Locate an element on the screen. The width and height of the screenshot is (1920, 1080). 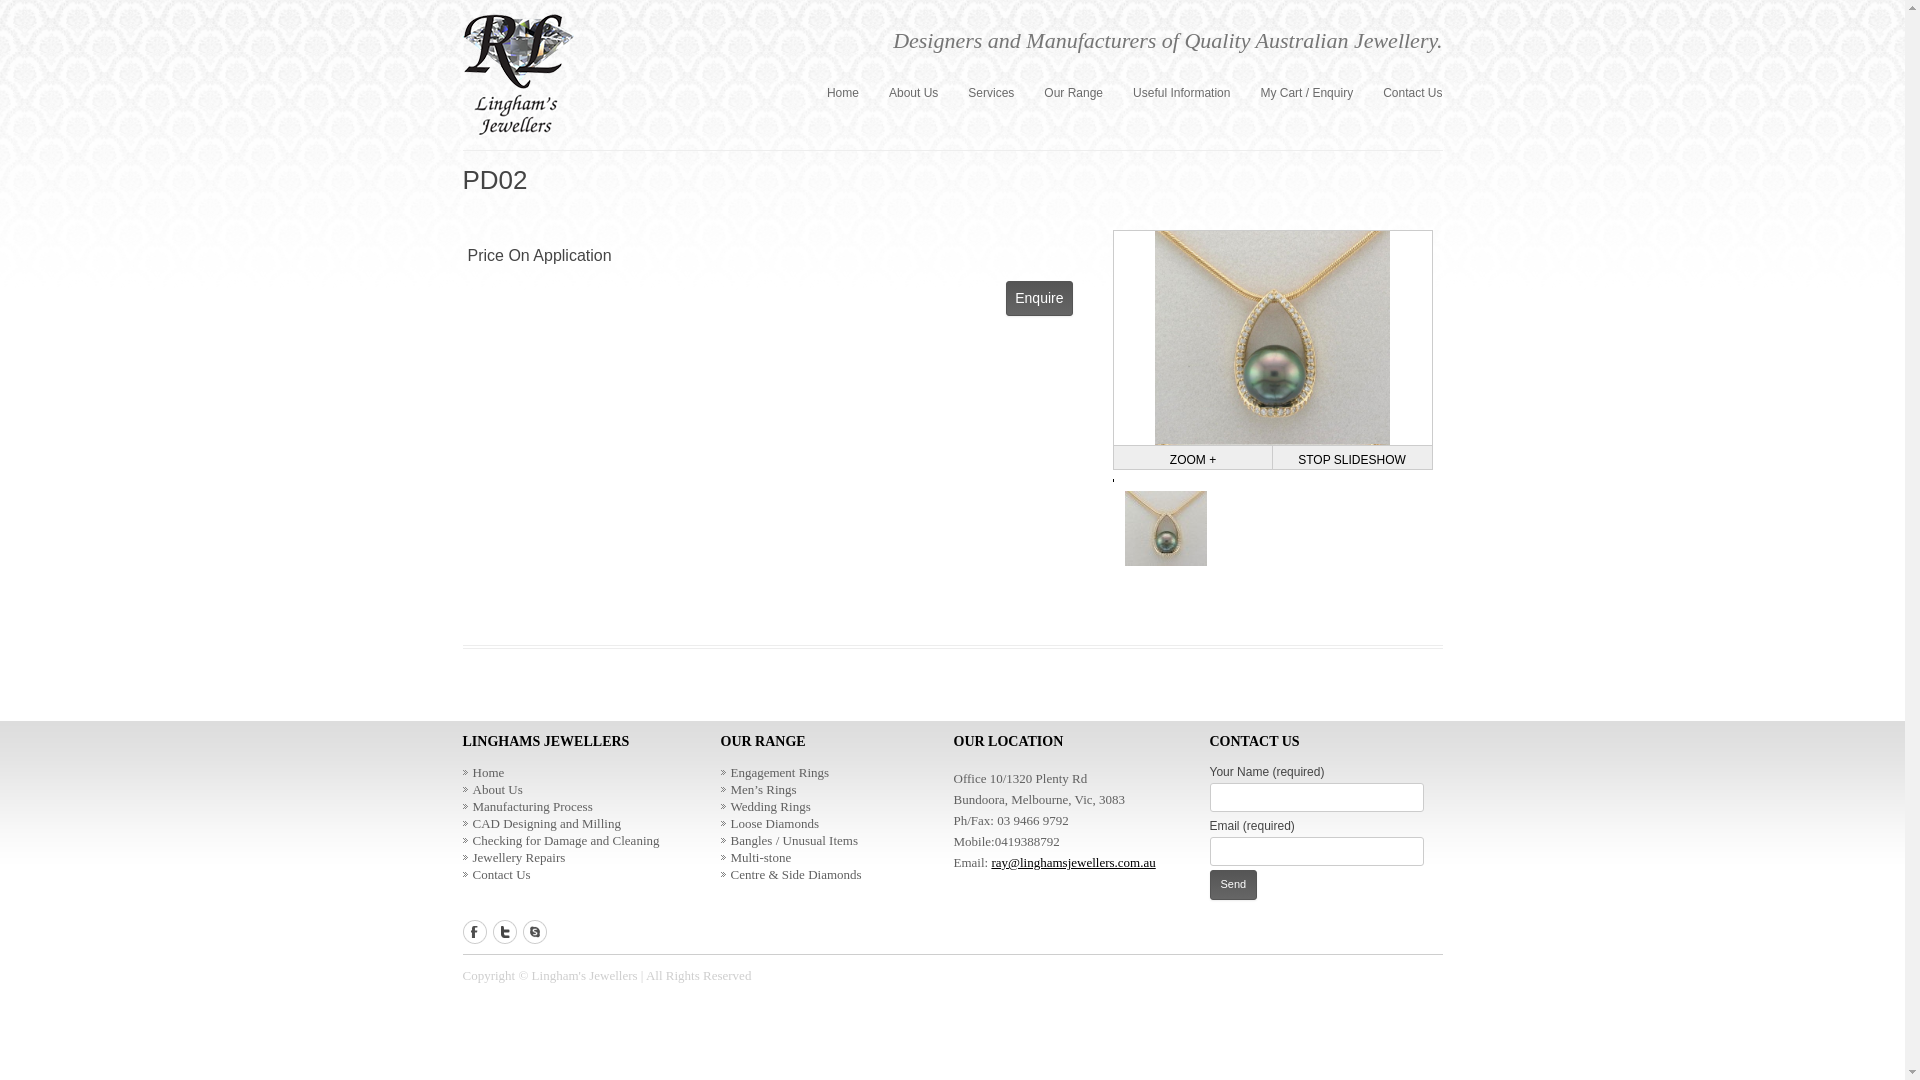
'About Us' is located at coordinates (491, 788).